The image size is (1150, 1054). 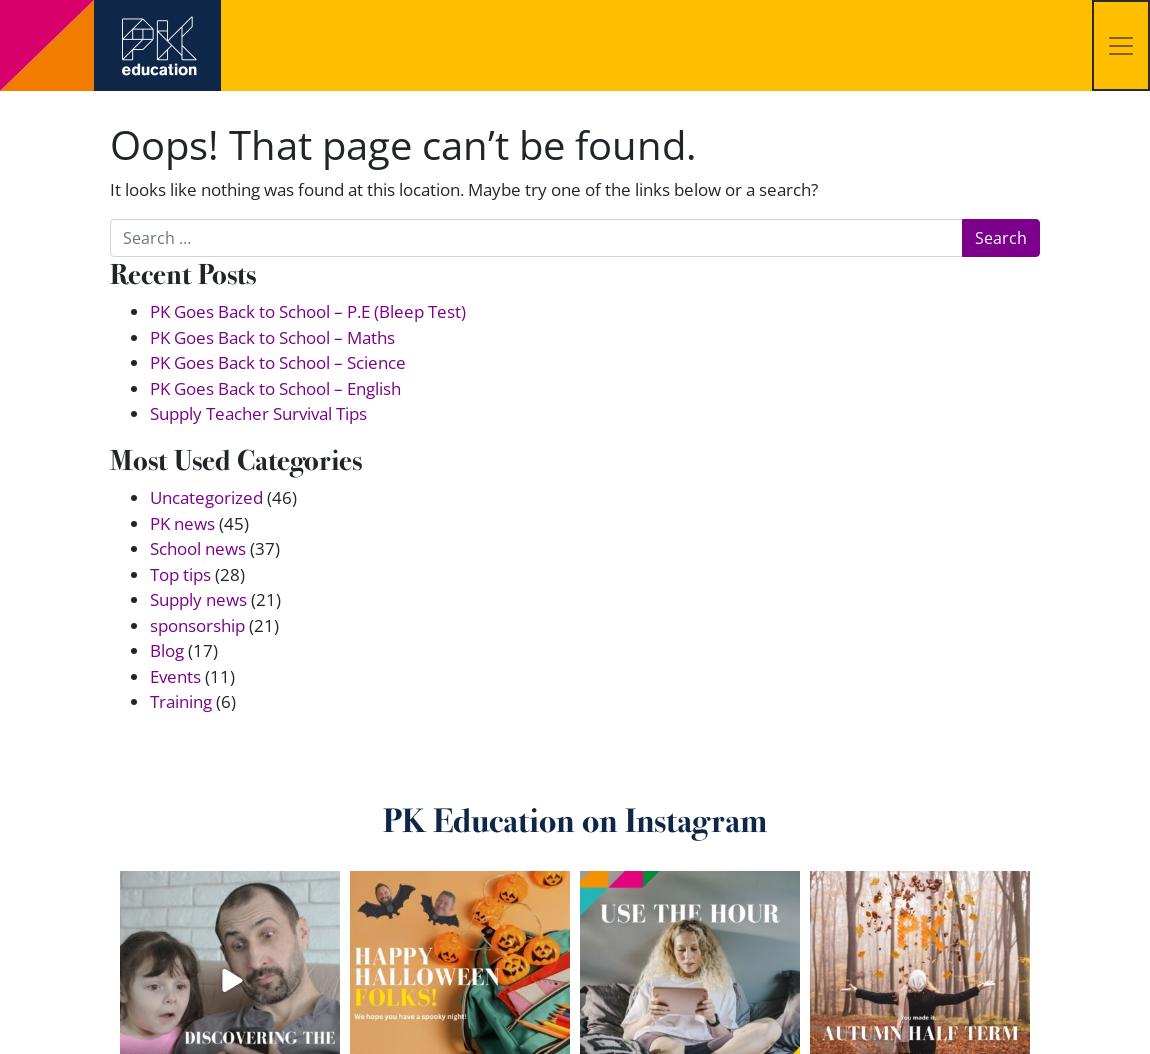 What do you see at coordinates (257, 412) in the screenshot?
I see `'Supply Teacher Survival Tips'` at bounding box center [257, 412].